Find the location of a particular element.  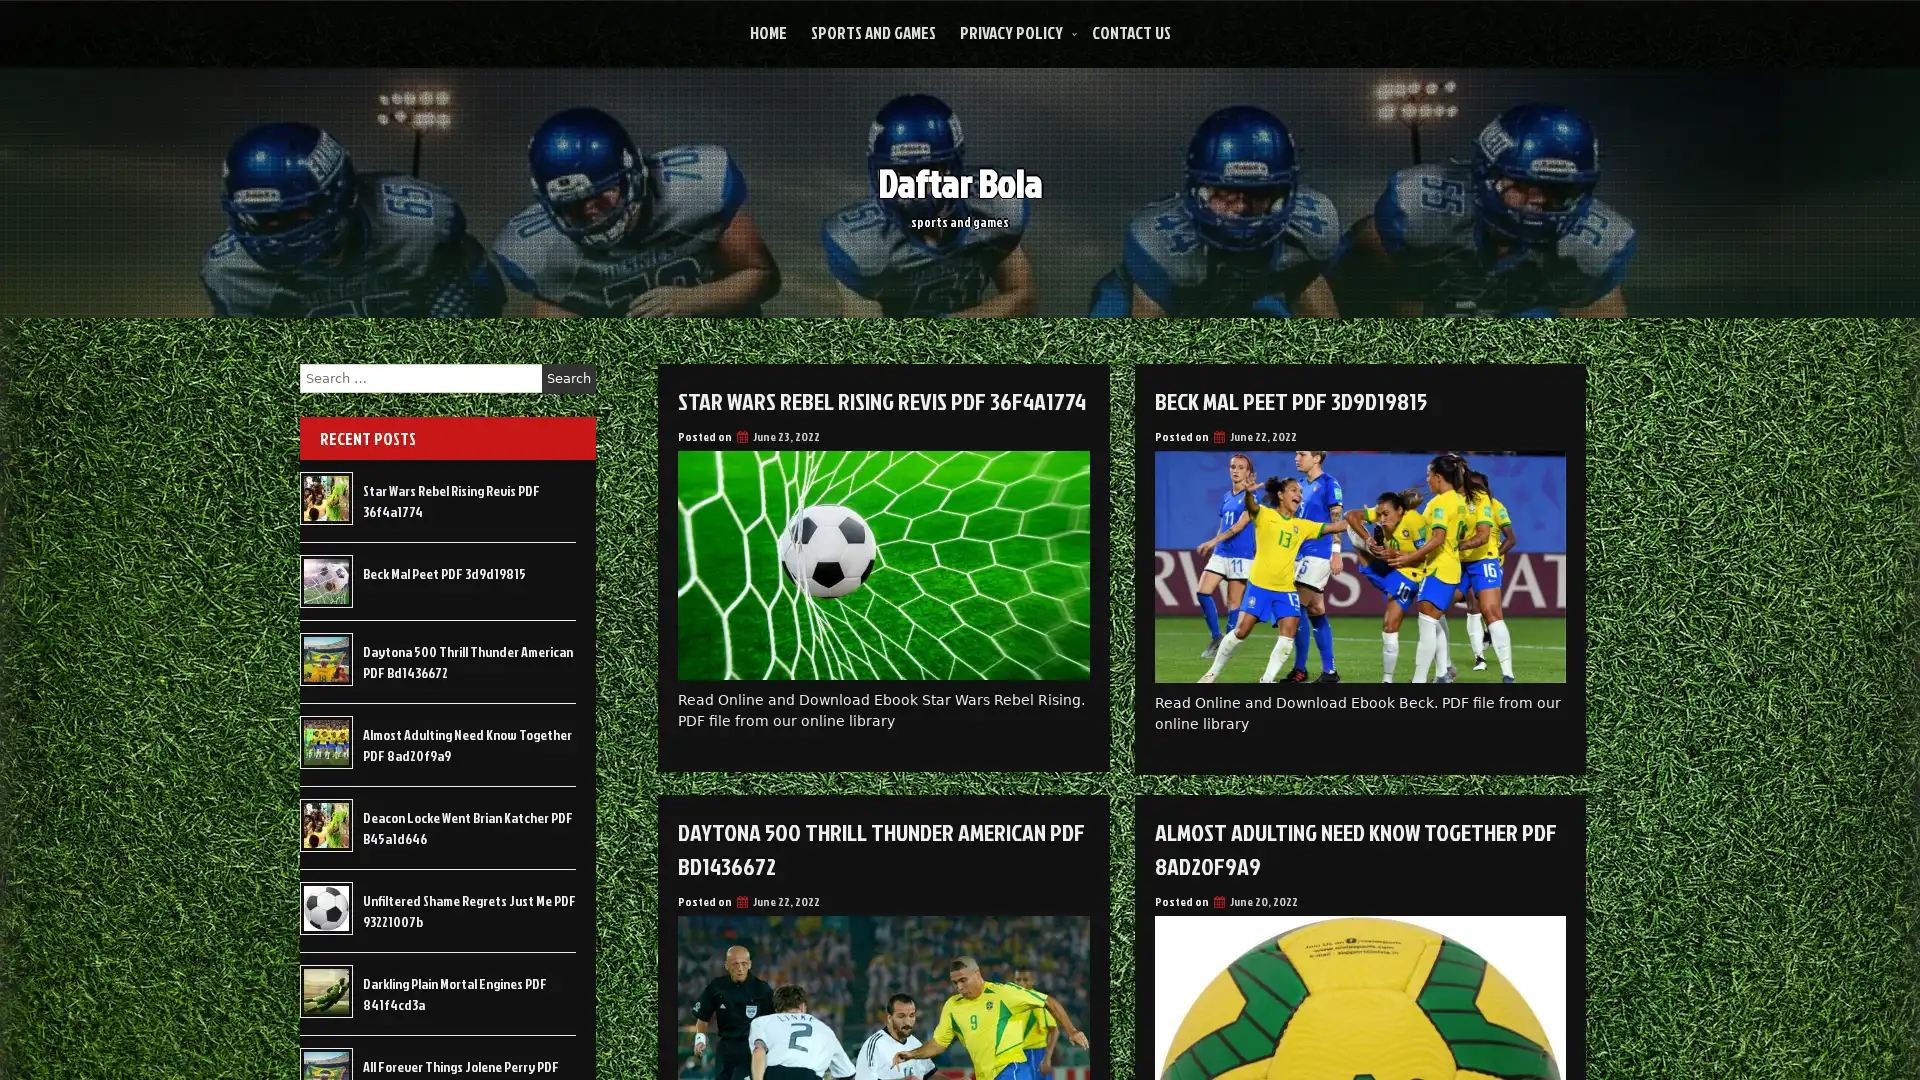

Search is located at coordinates (568, 378).